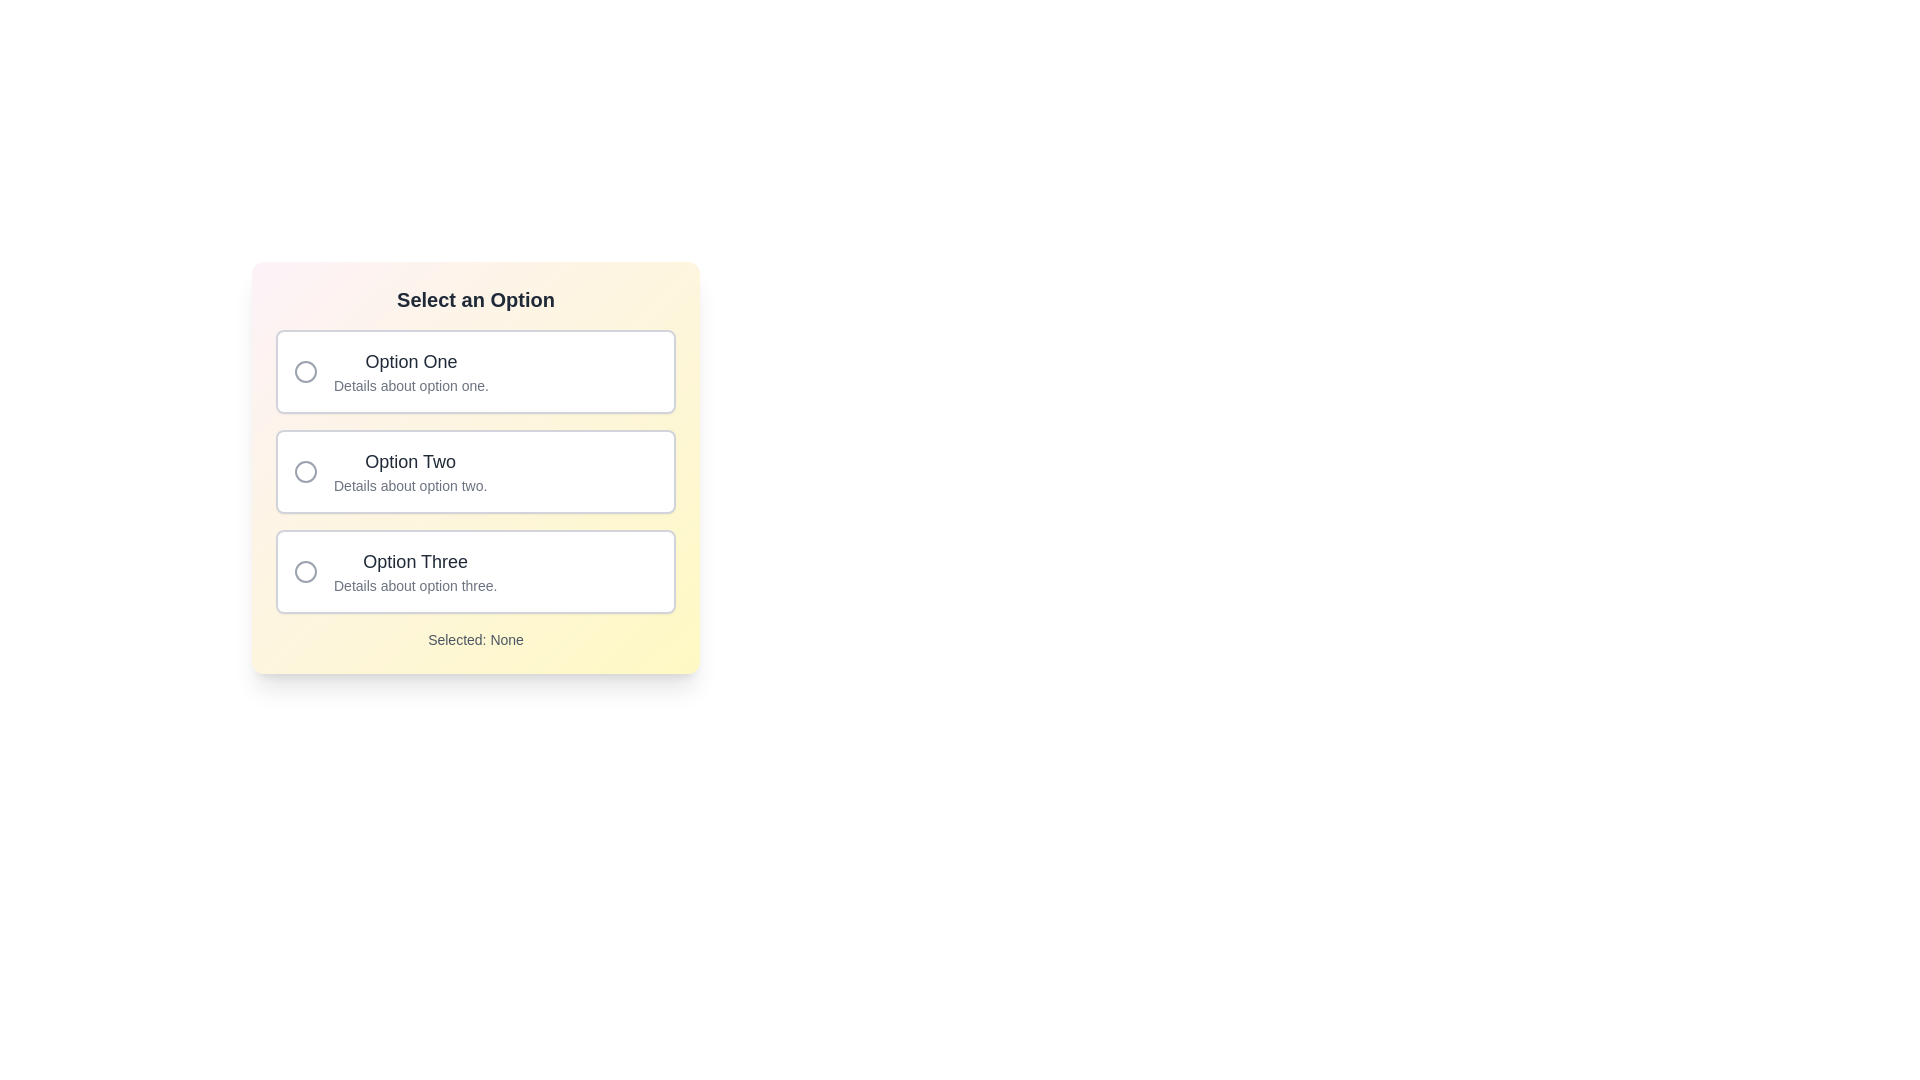  Describe the element at coordinates (409, 486) in the screenshot. I see `the static text element that provides descriptive information about 'Option Two', located to the right of the selection indicator and below the title text` at that location.